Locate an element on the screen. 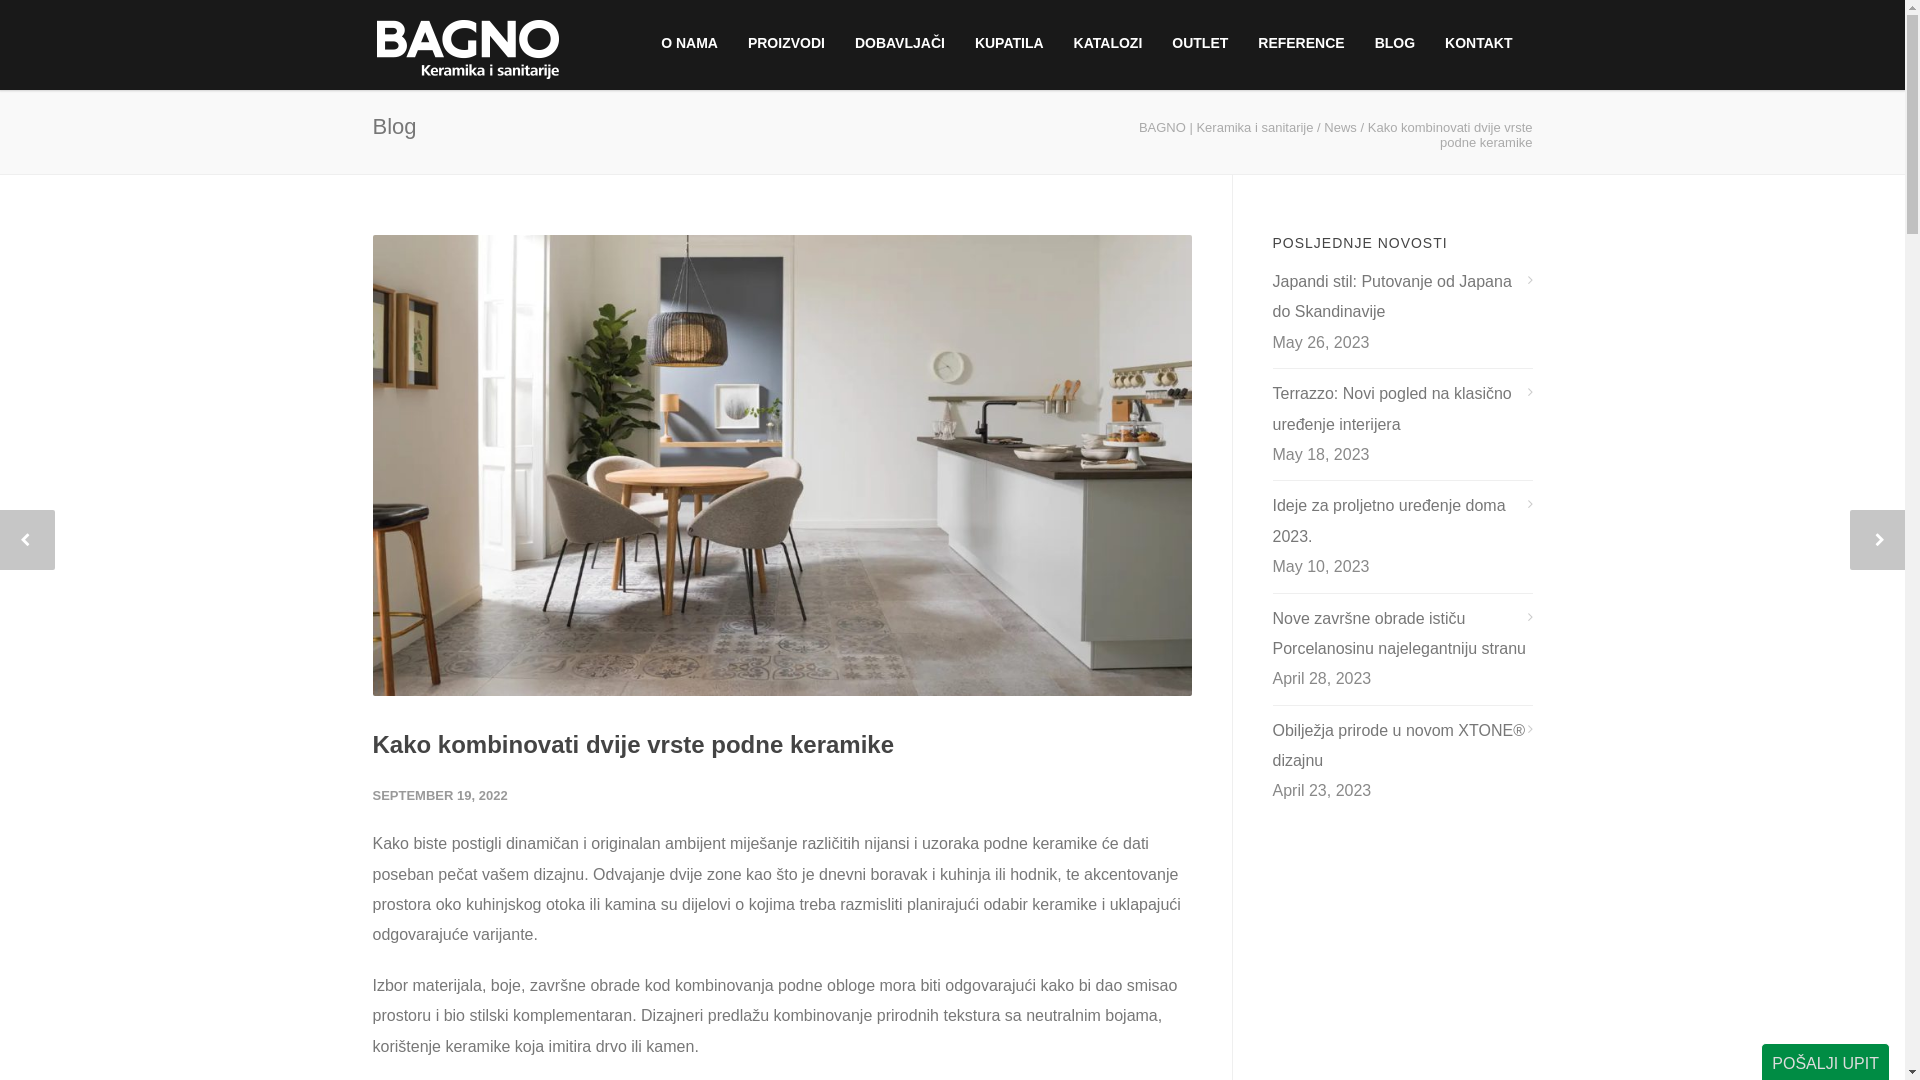  'BAGNO | Keramika i sanitarije' is located at coordinates (1225, 127).